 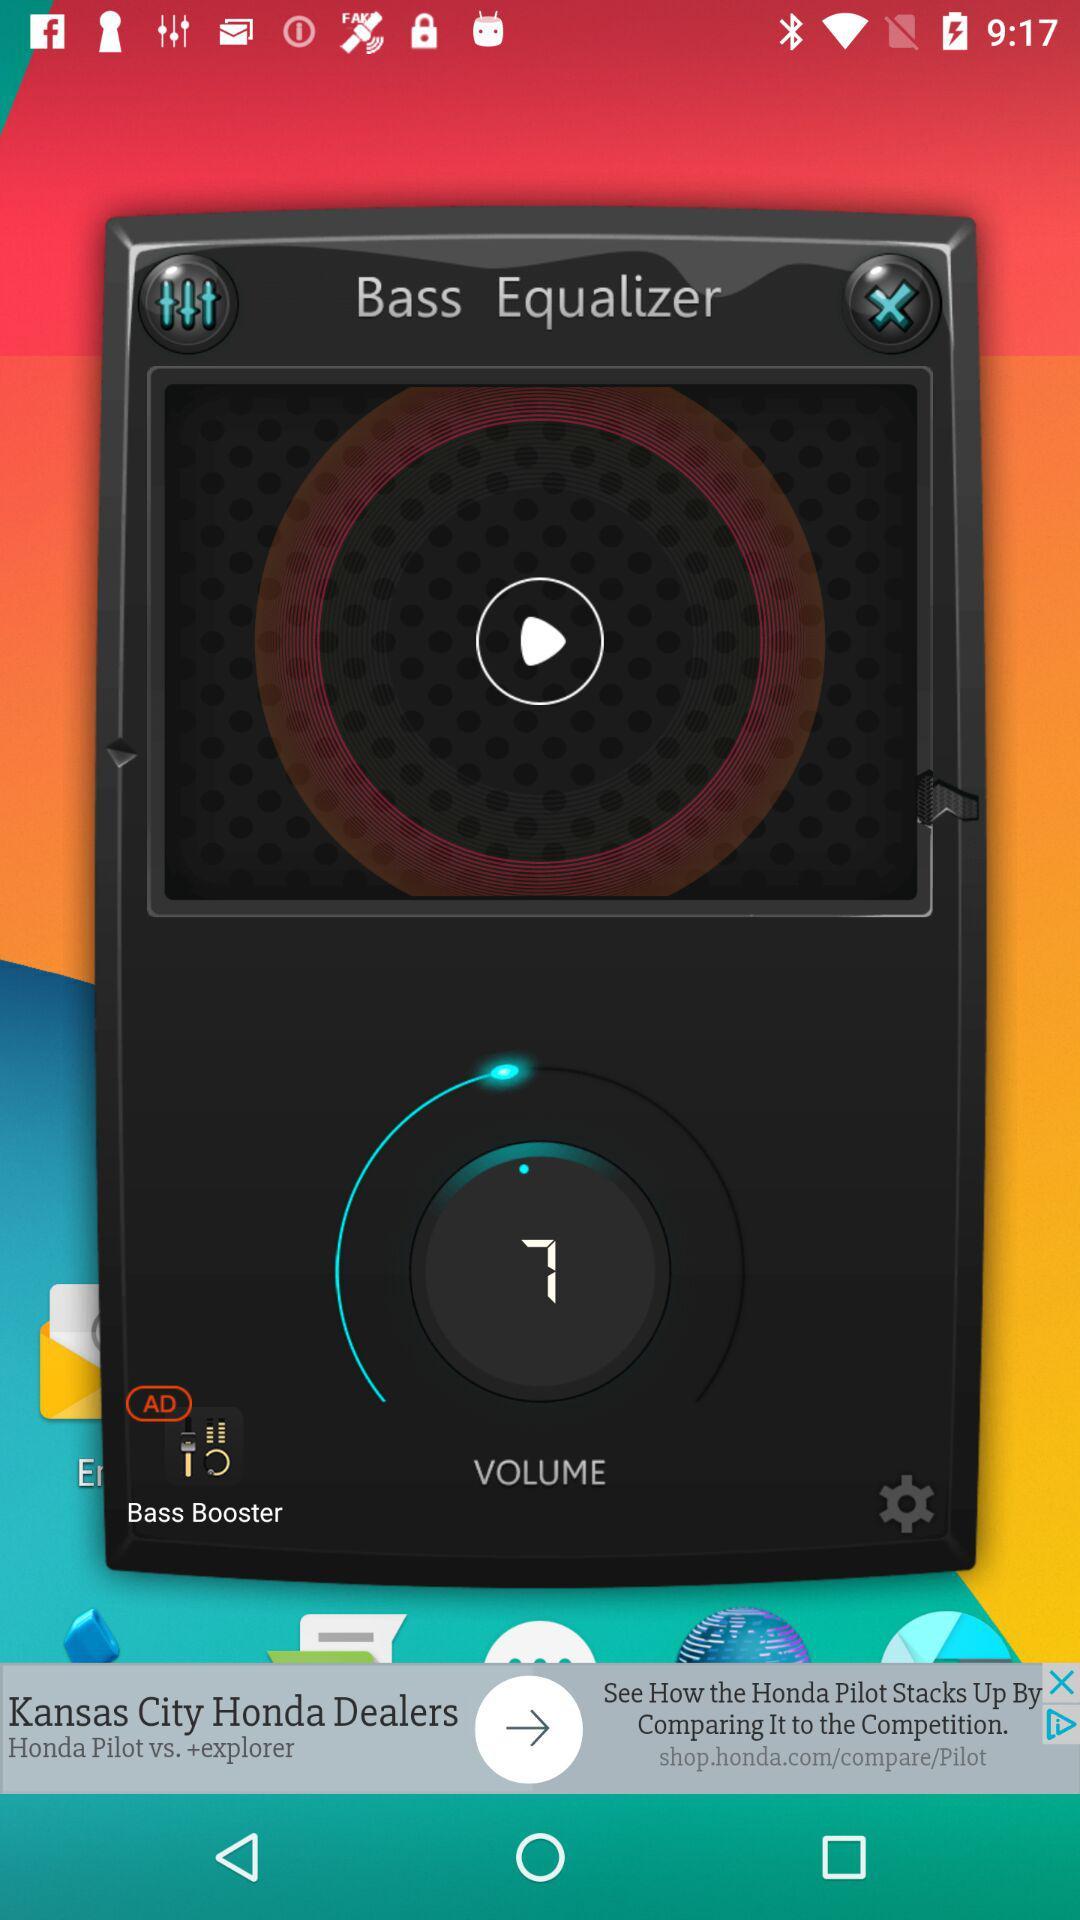 I want to click on box, so click(x=890, y=302).